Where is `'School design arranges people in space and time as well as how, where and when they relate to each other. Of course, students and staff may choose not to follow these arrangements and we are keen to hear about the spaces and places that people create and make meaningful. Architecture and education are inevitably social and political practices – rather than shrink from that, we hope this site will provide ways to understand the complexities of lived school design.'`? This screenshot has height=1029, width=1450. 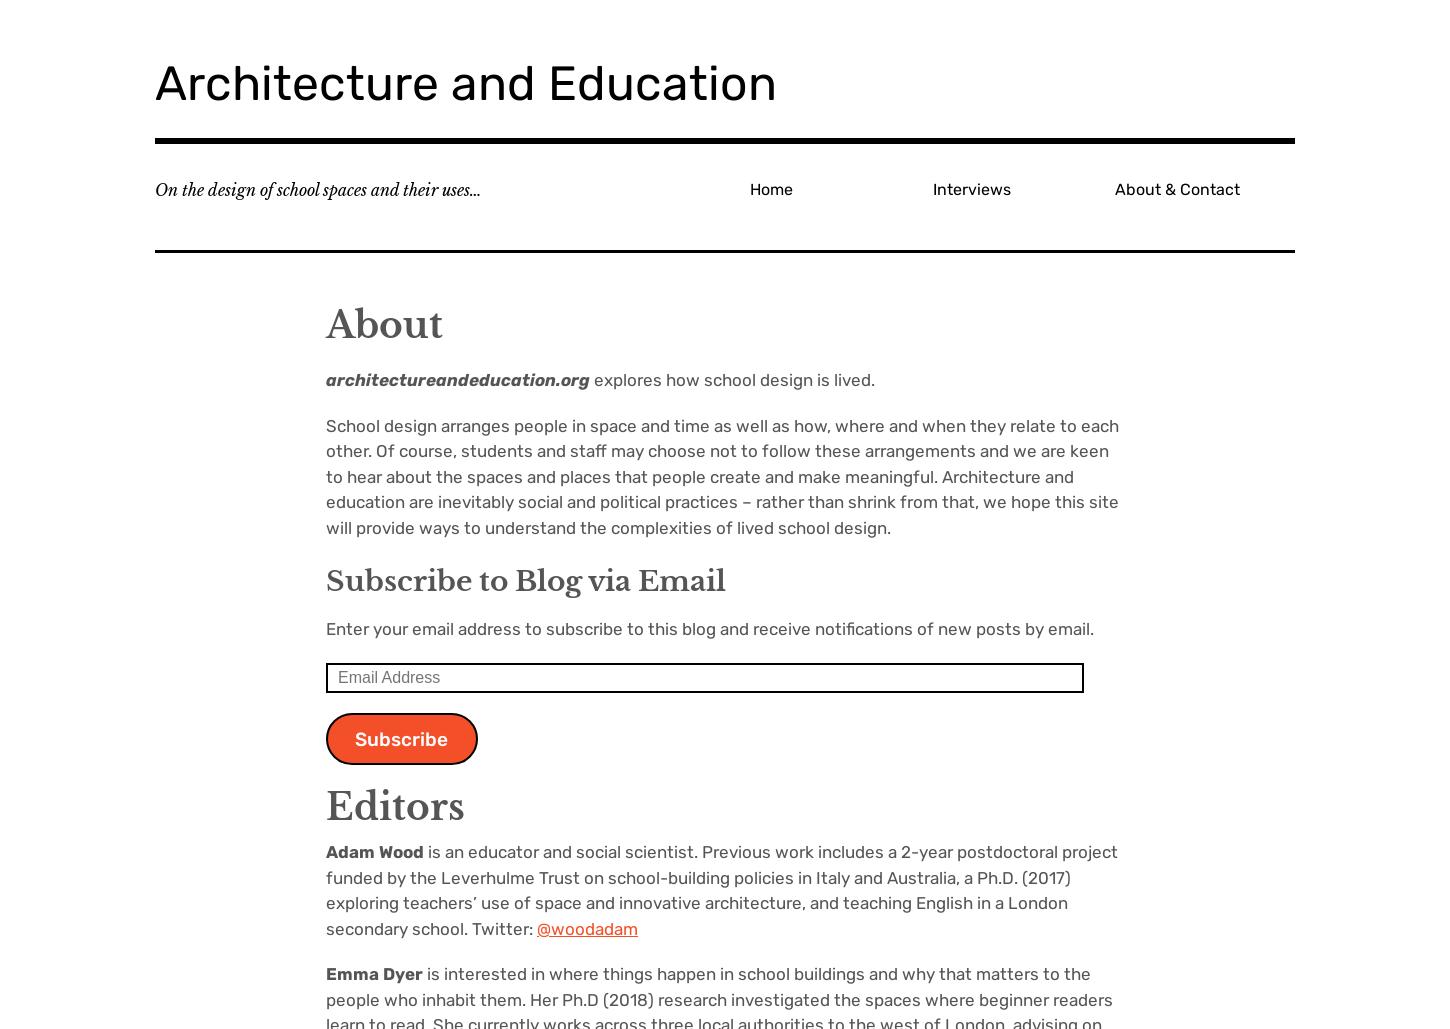
'School design arranges people in space and time as well as how, where and when they relate to each other. Of course, students and staff may choose not to follow these arrangements and we are keen to hear about the spaces and places that people create and make meaningful. Architecture and education are inevitably social and political practices – rather than shrink from that, we hope this site will provide ways to understand the complexities of lived school design.' is located at coordinates (721, 476).